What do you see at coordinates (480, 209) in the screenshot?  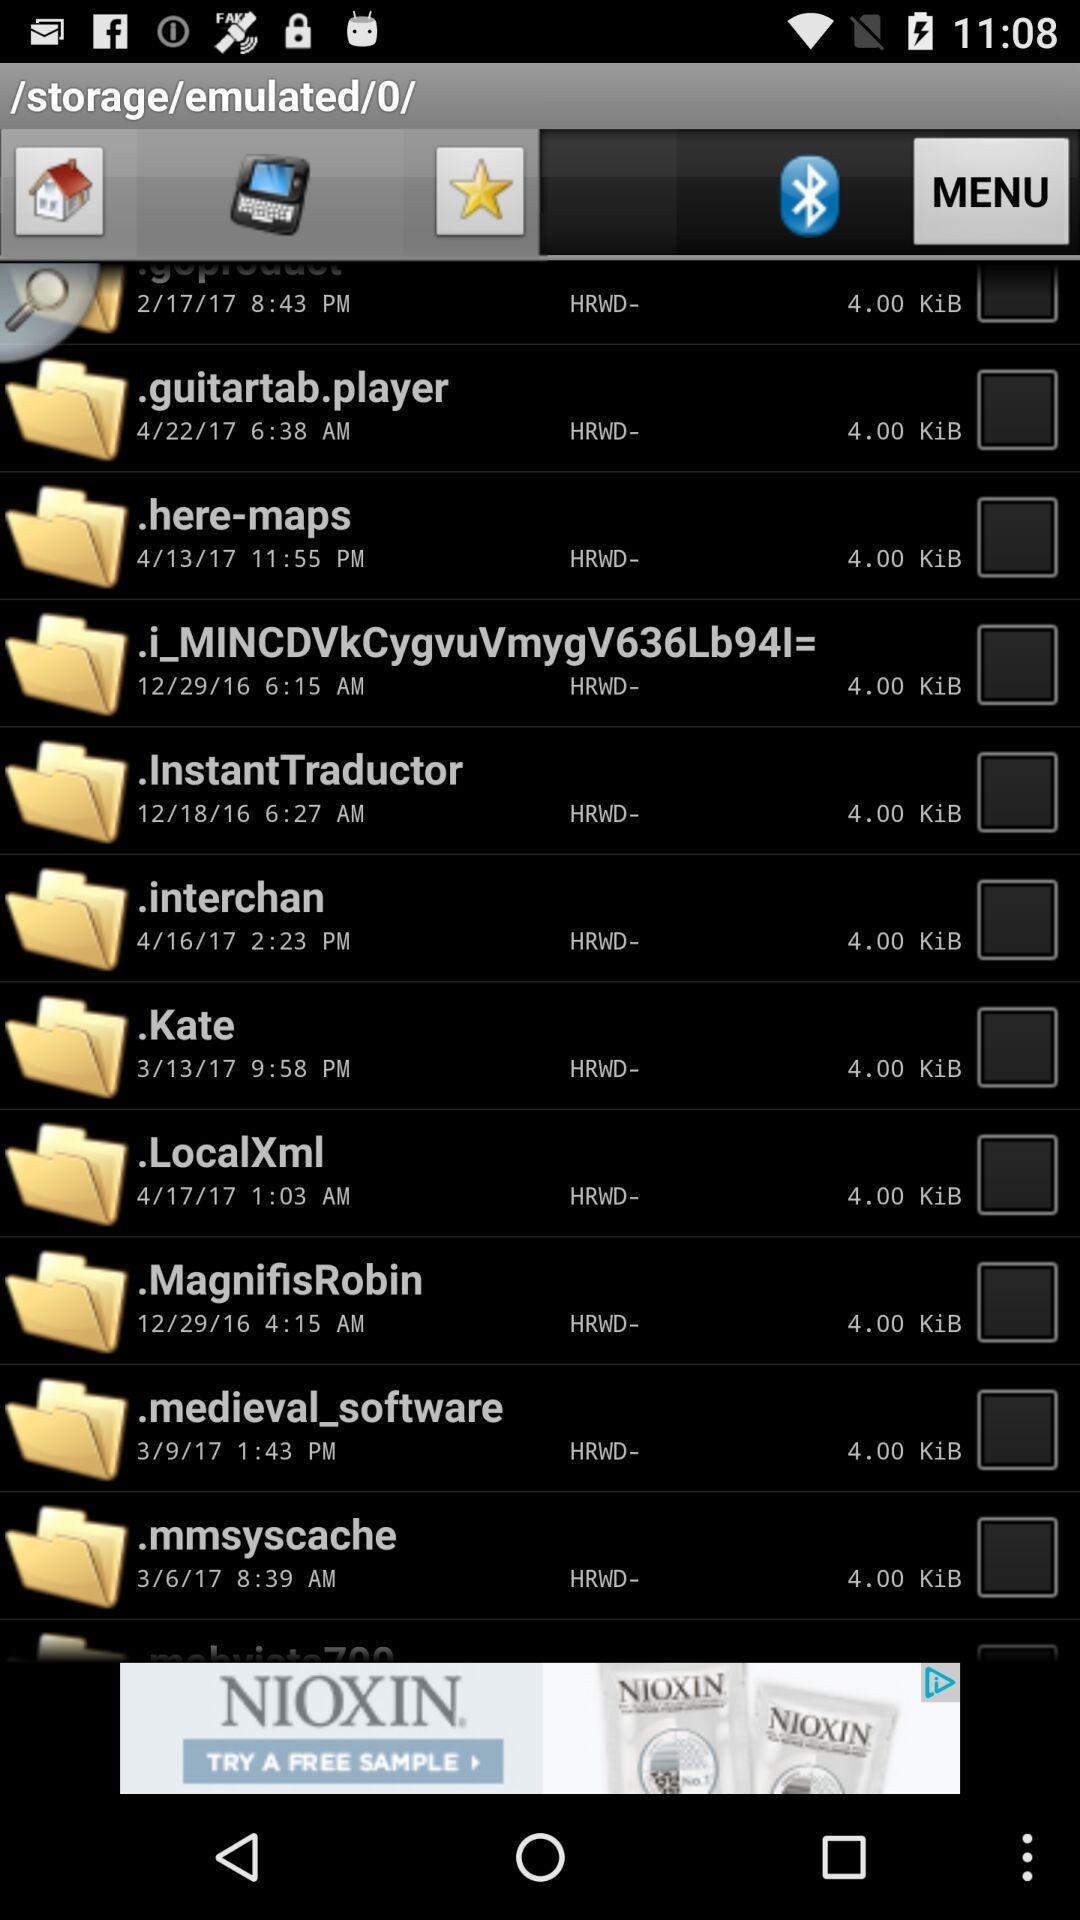 I see `the star icon` at bounding box center [480, 209].